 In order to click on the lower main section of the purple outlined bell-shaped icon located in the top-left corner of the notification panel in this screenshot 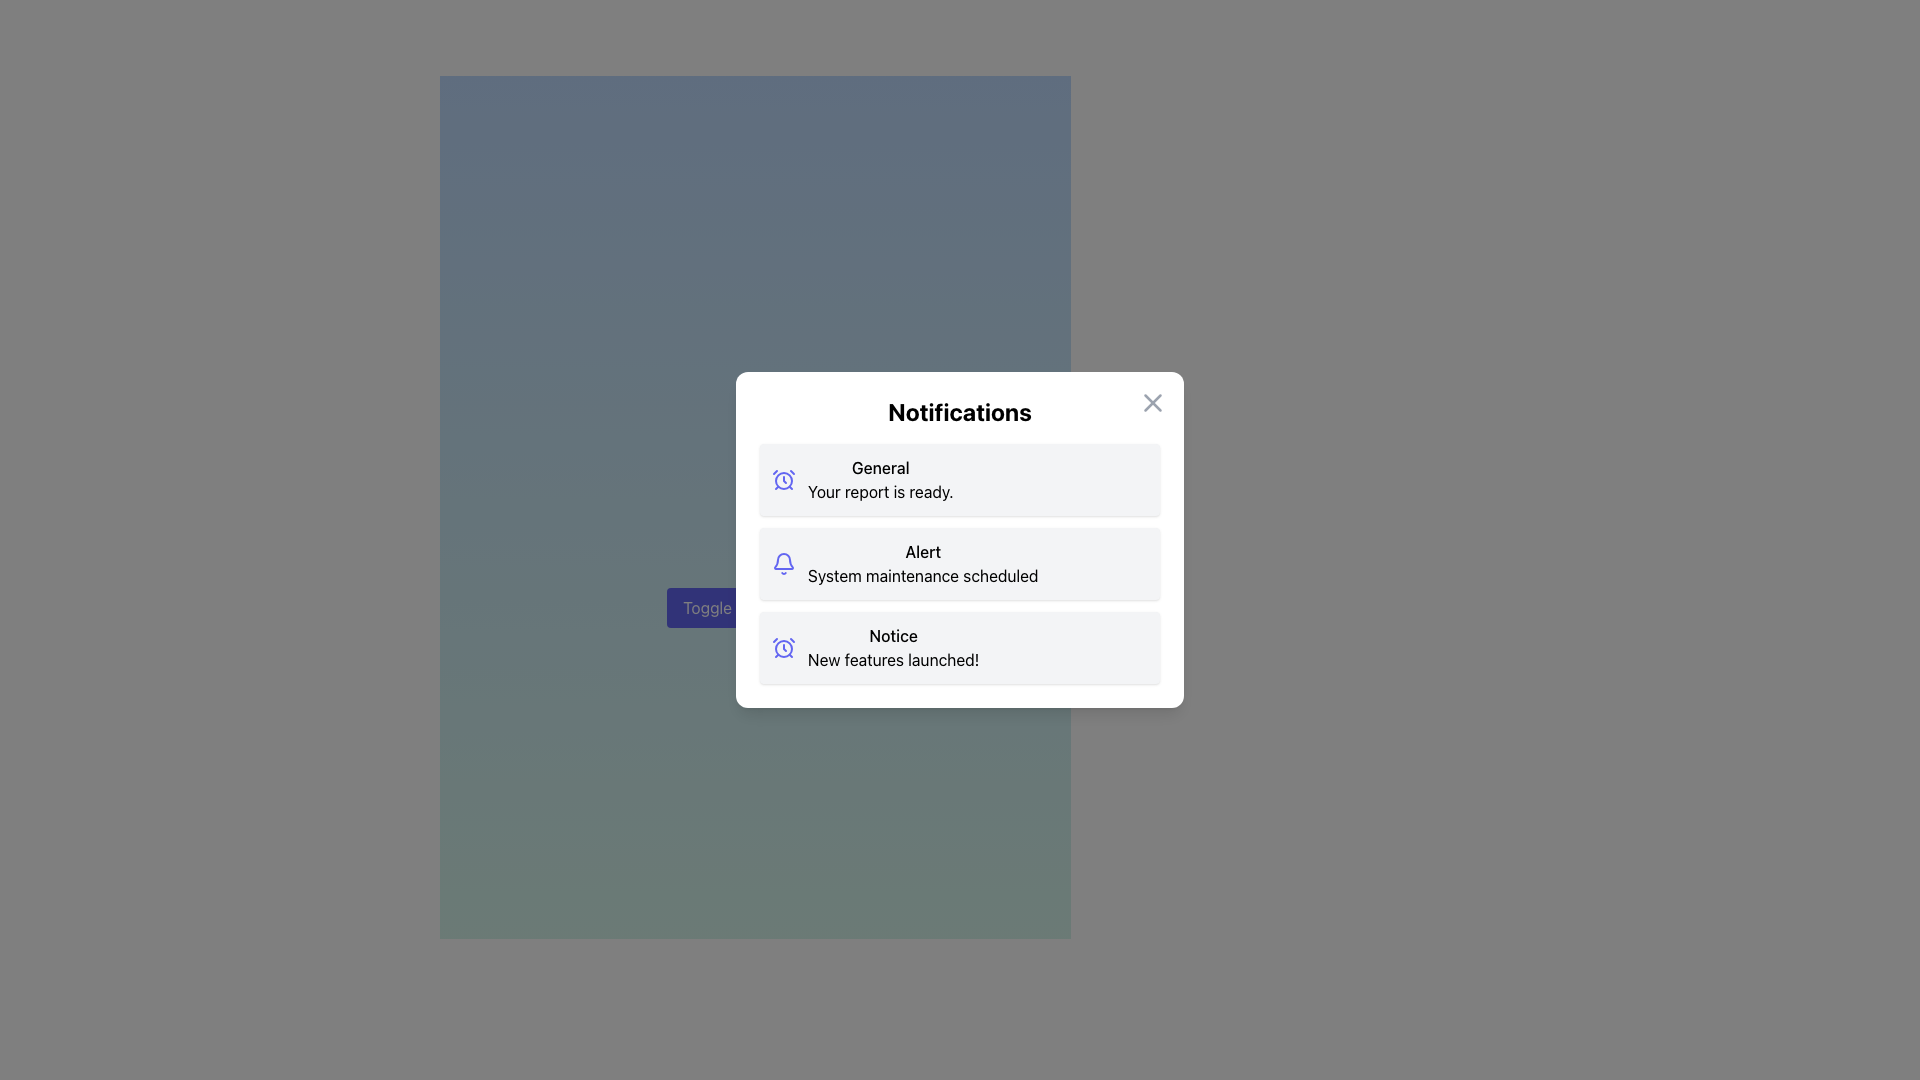, I will do `click(782, 561)`.